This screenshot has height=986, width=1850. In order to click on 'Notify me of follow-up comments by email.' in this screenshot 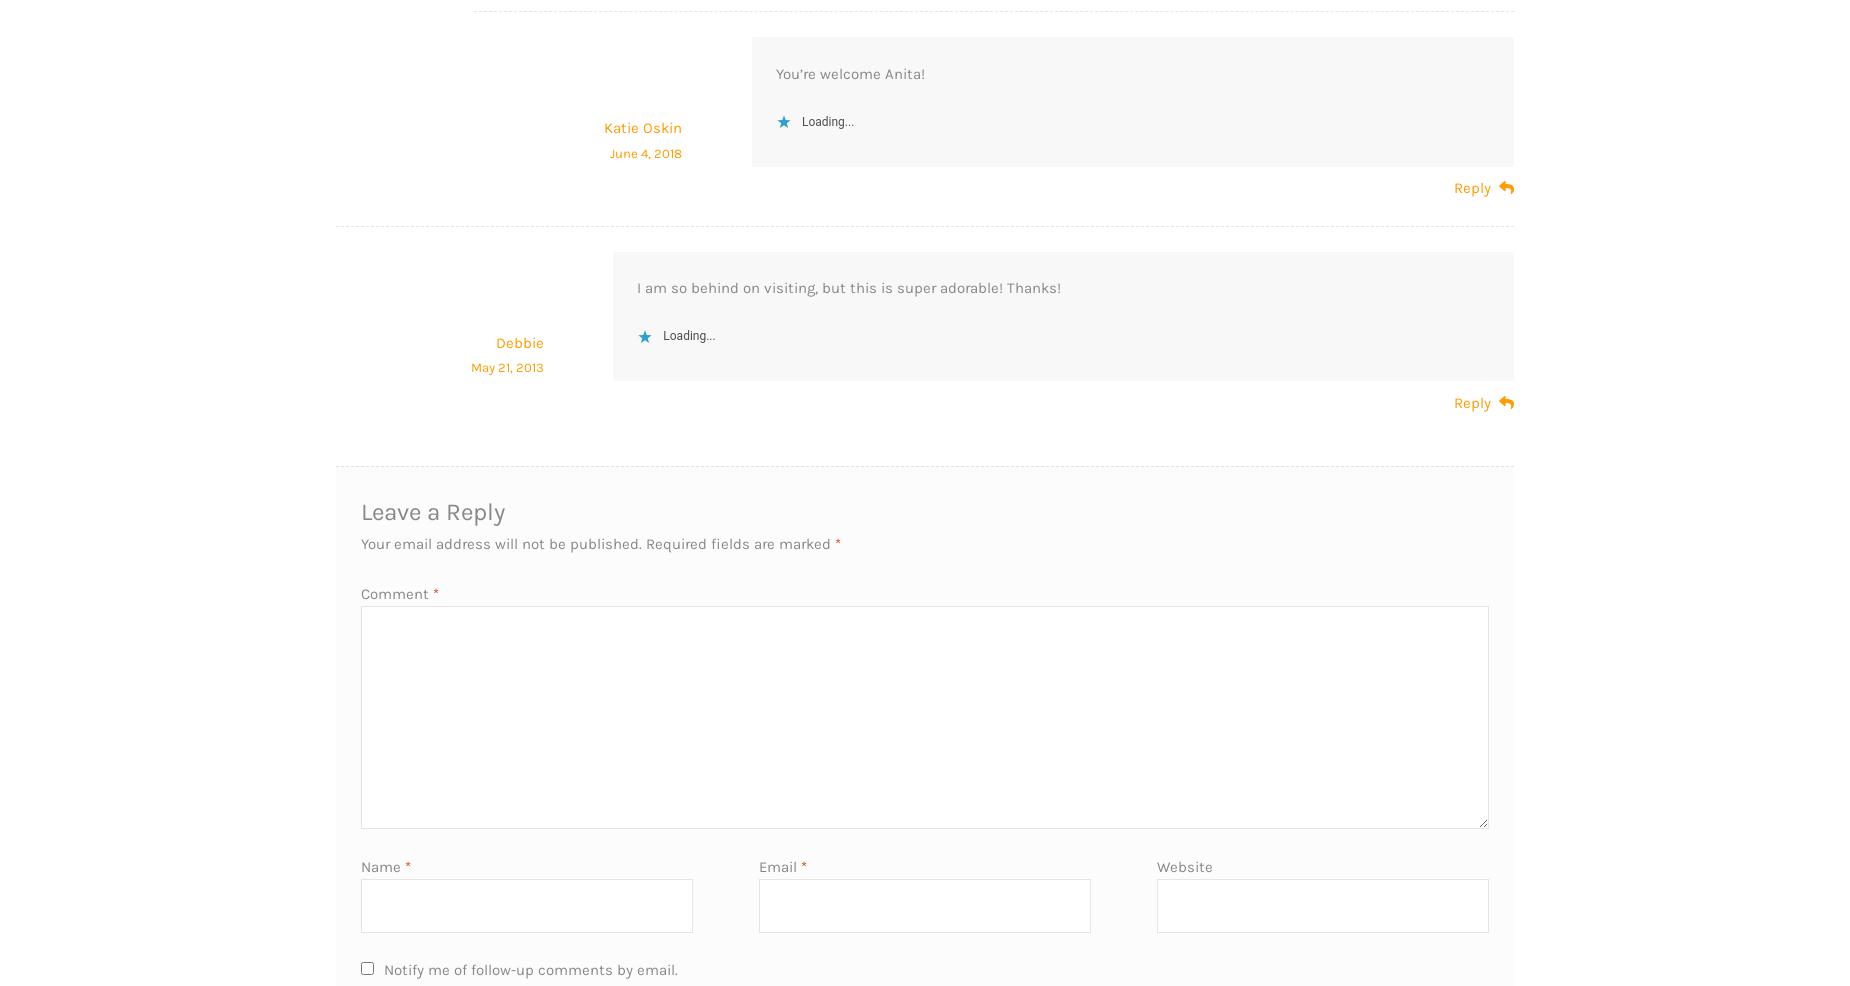, I will do `click(530, 970)`.